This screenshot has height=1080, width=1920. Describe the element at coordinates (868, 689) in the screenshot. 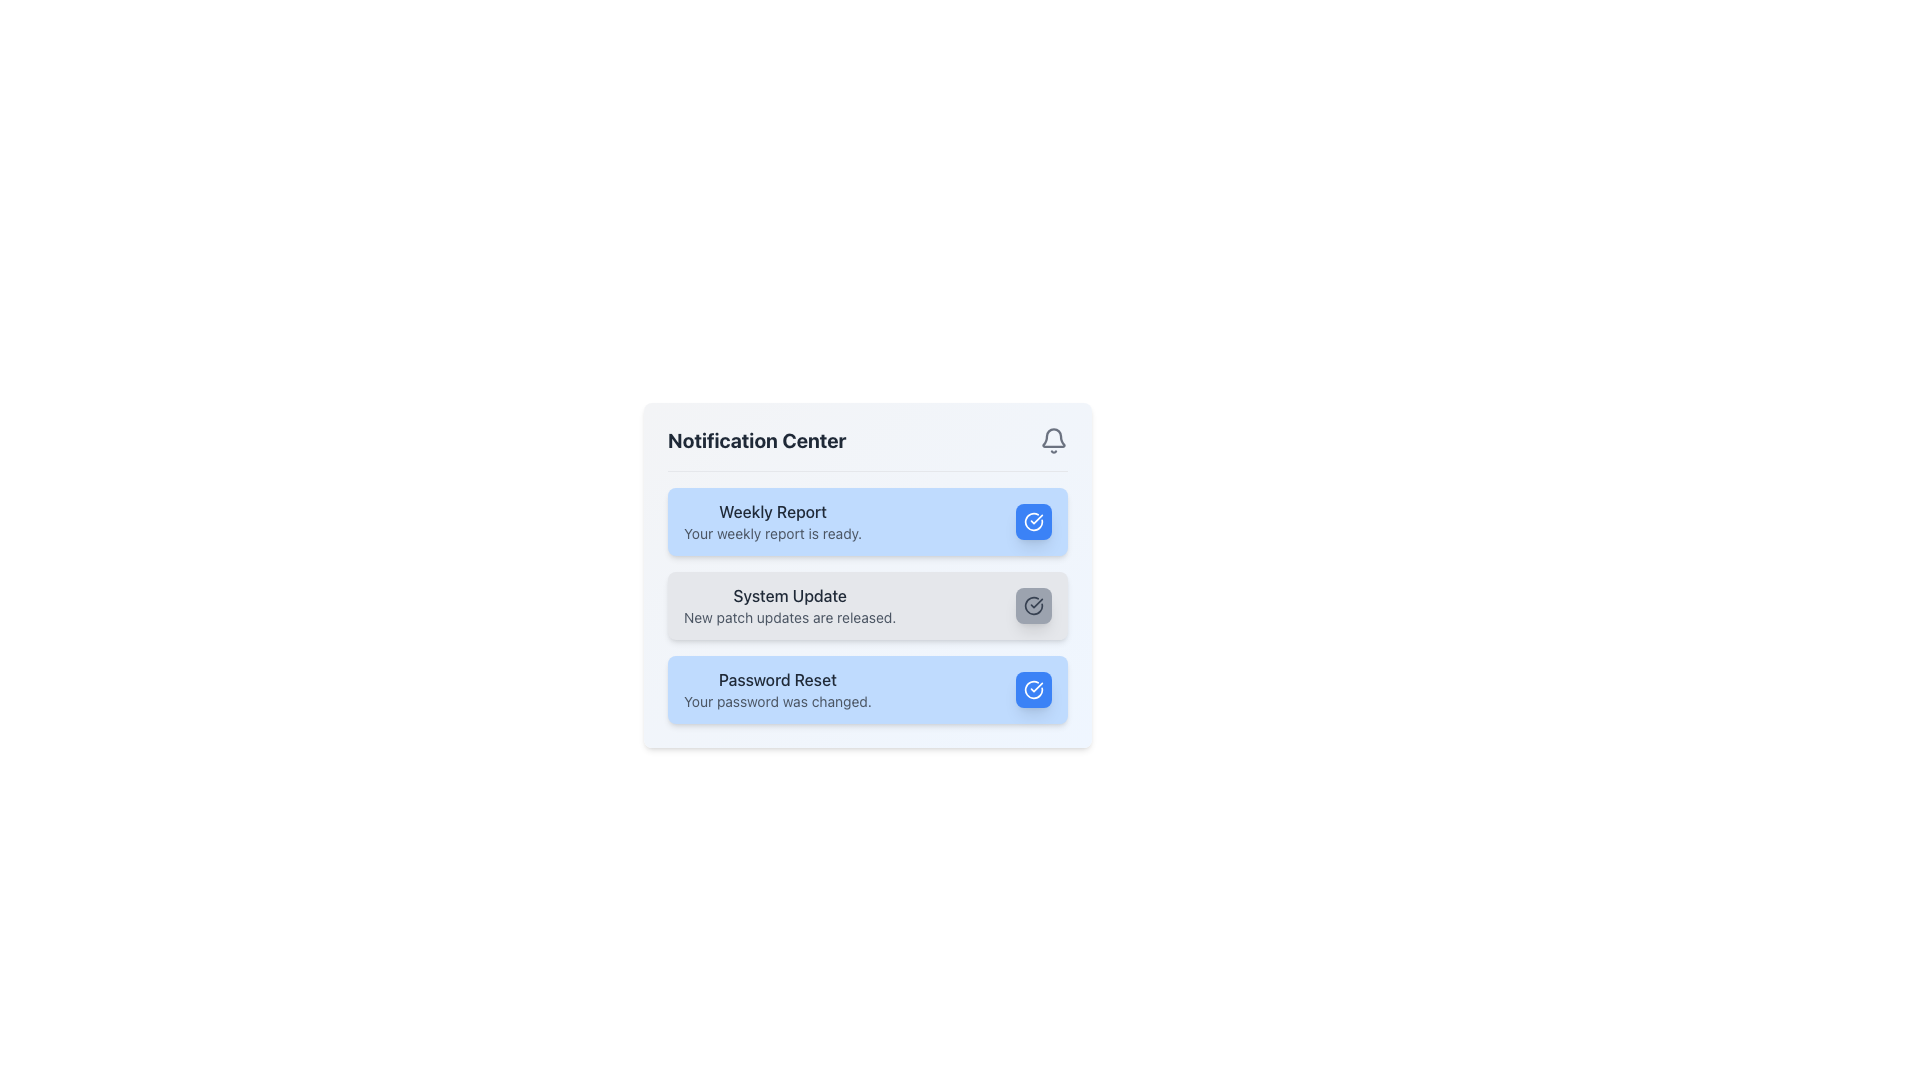

I see `the third Notification card in the Notification Center` at that location.